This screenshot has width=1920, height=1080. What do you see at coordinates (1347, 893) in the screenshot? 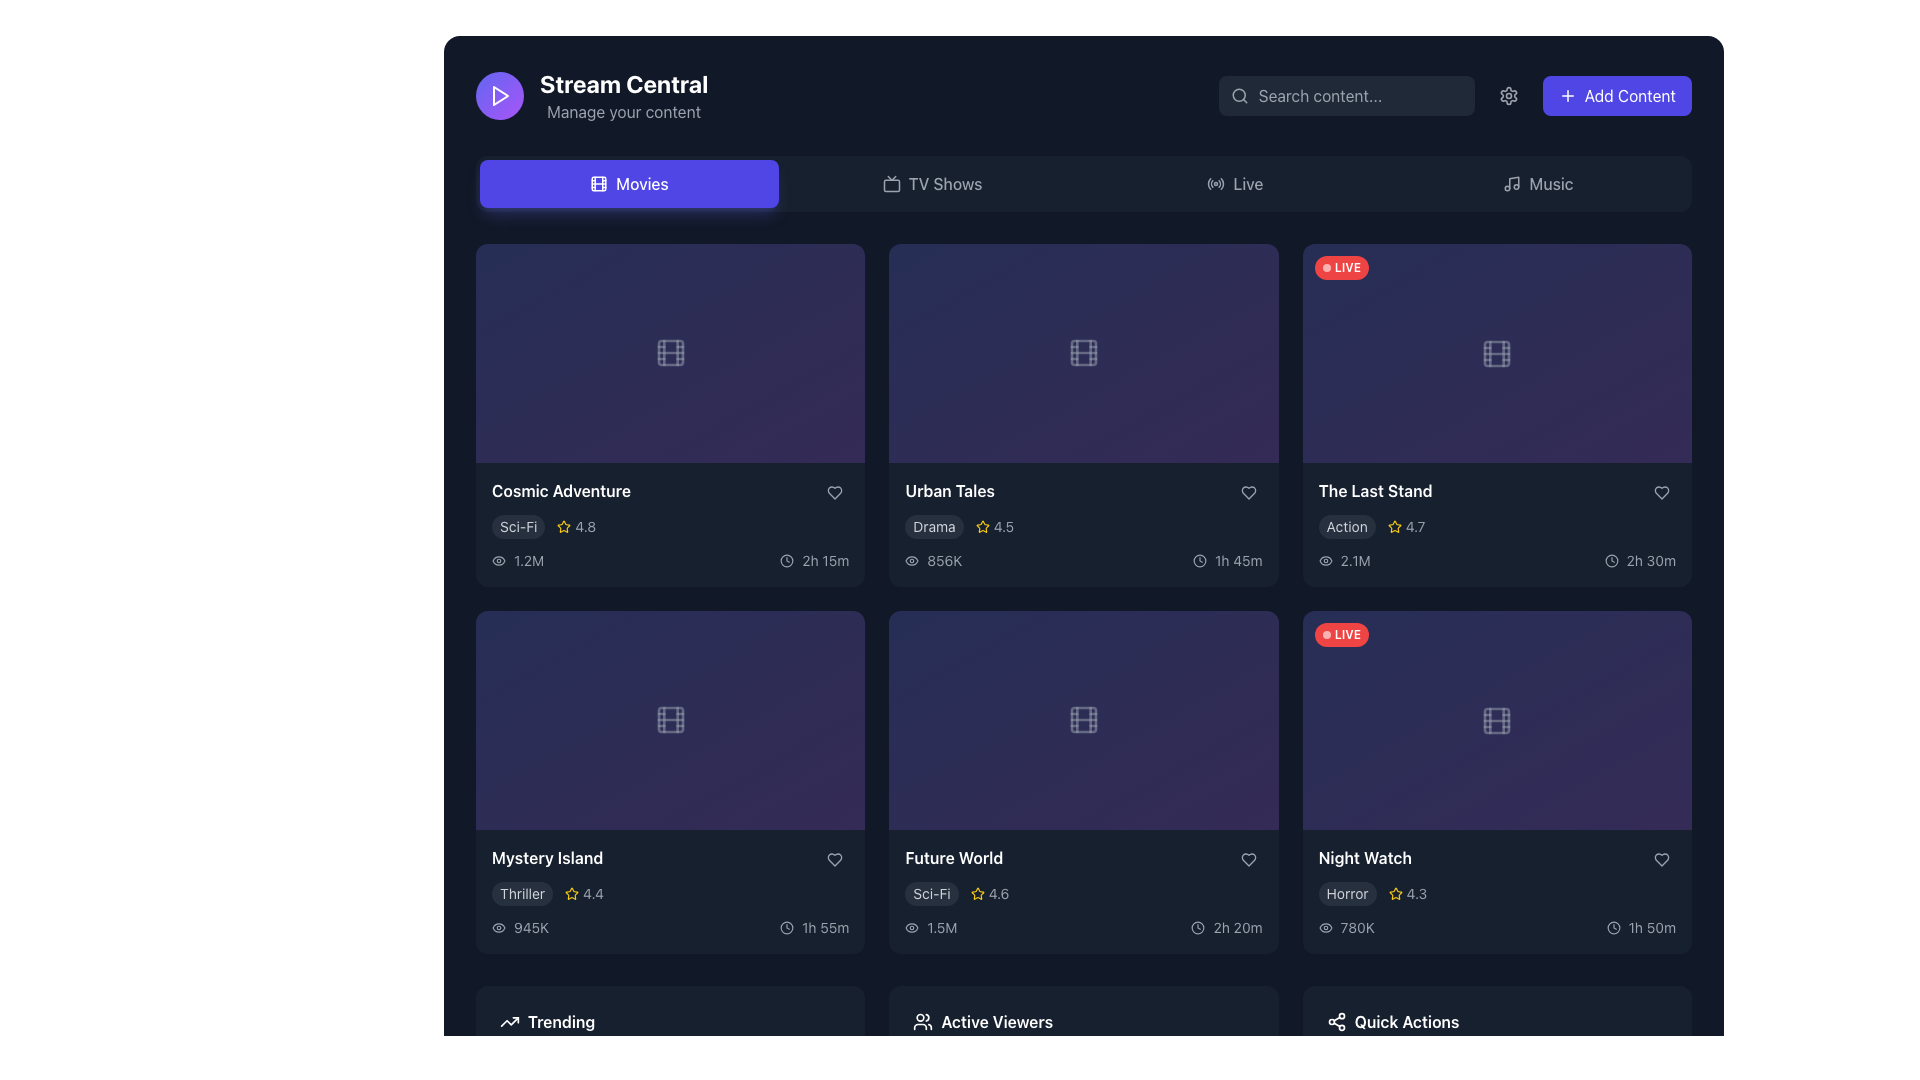
I see `the 'Horror' genre label located at the bottom section of the 'Night Watch' card in the last column of the movie grid` at bounding box center [1347, 893].